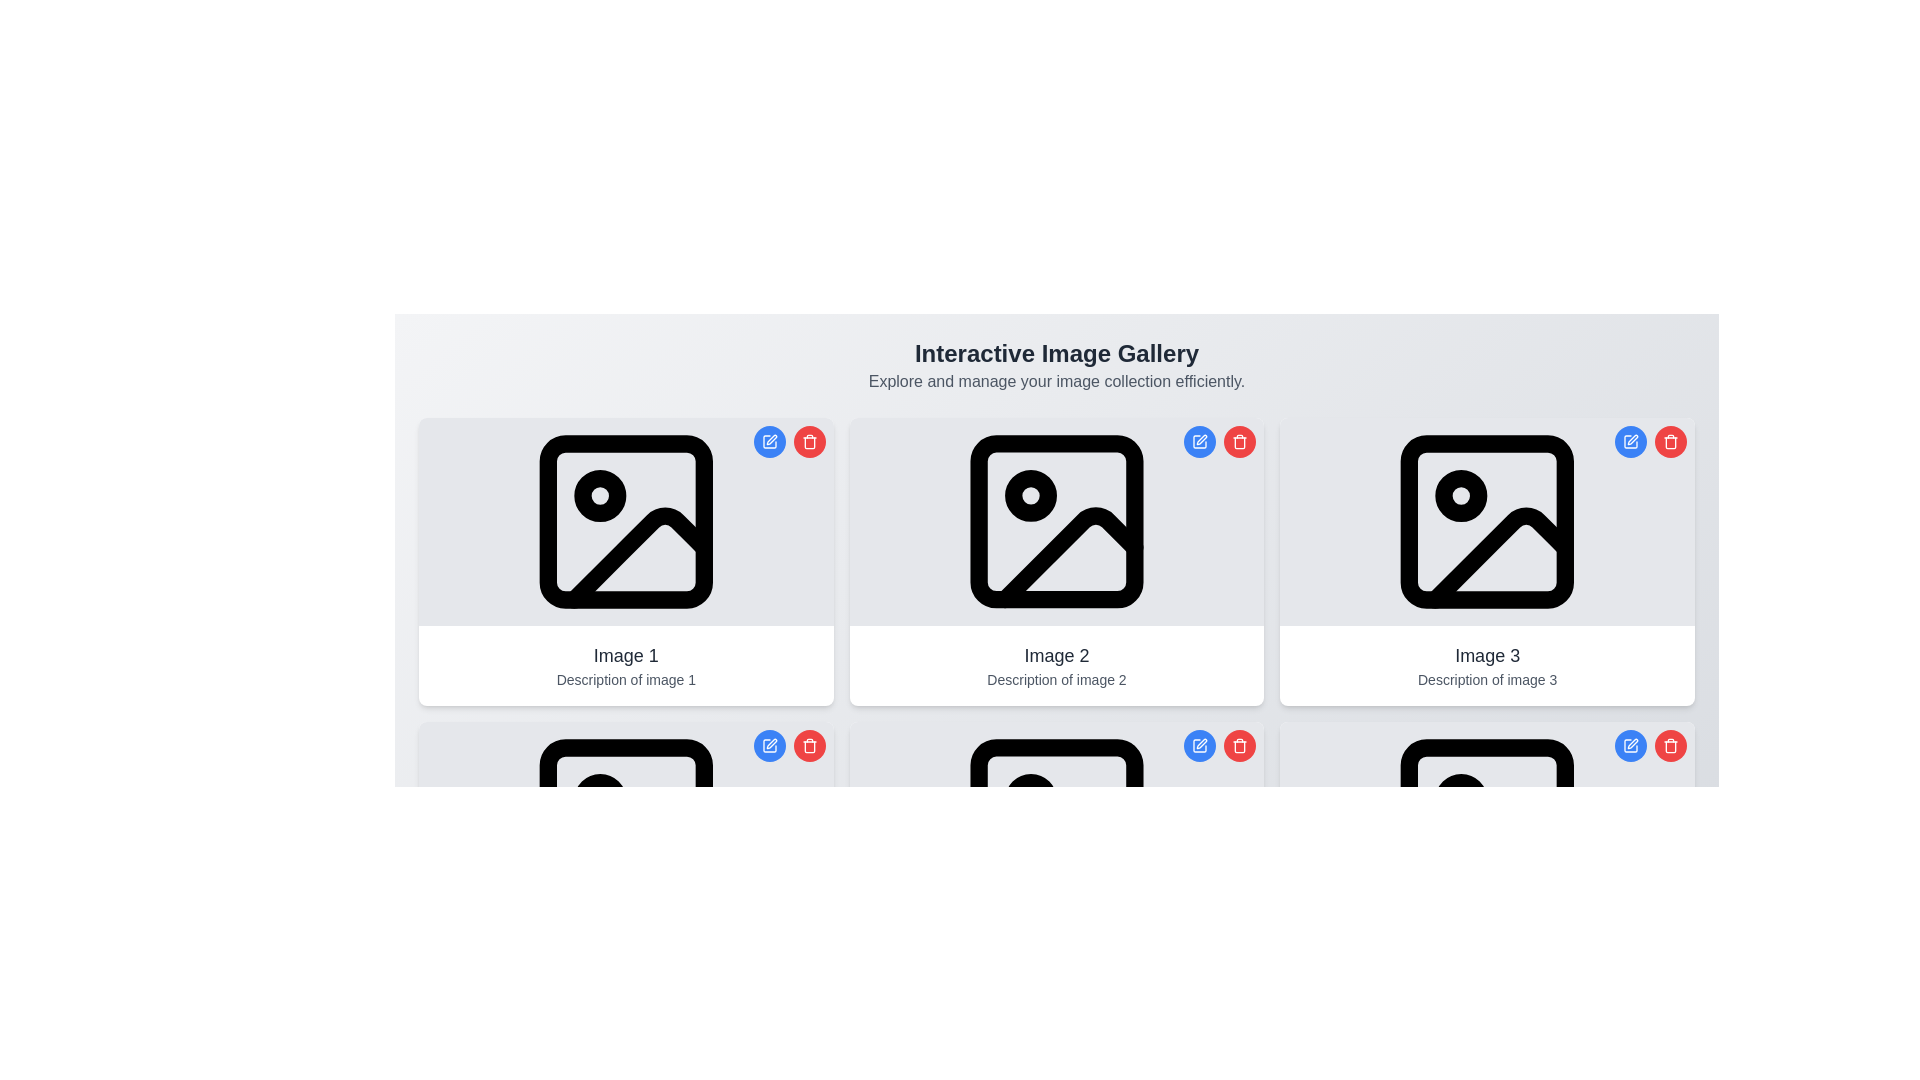 Image resolution: width=1920 pixels, height=1080 pixels. What do you see at coordinates (768, 745) in the screenshot?
I see `the edit icon located at the top right corner of the card labeled 'Image 2' to initiate the editing function` at bounding box center [768, 745].